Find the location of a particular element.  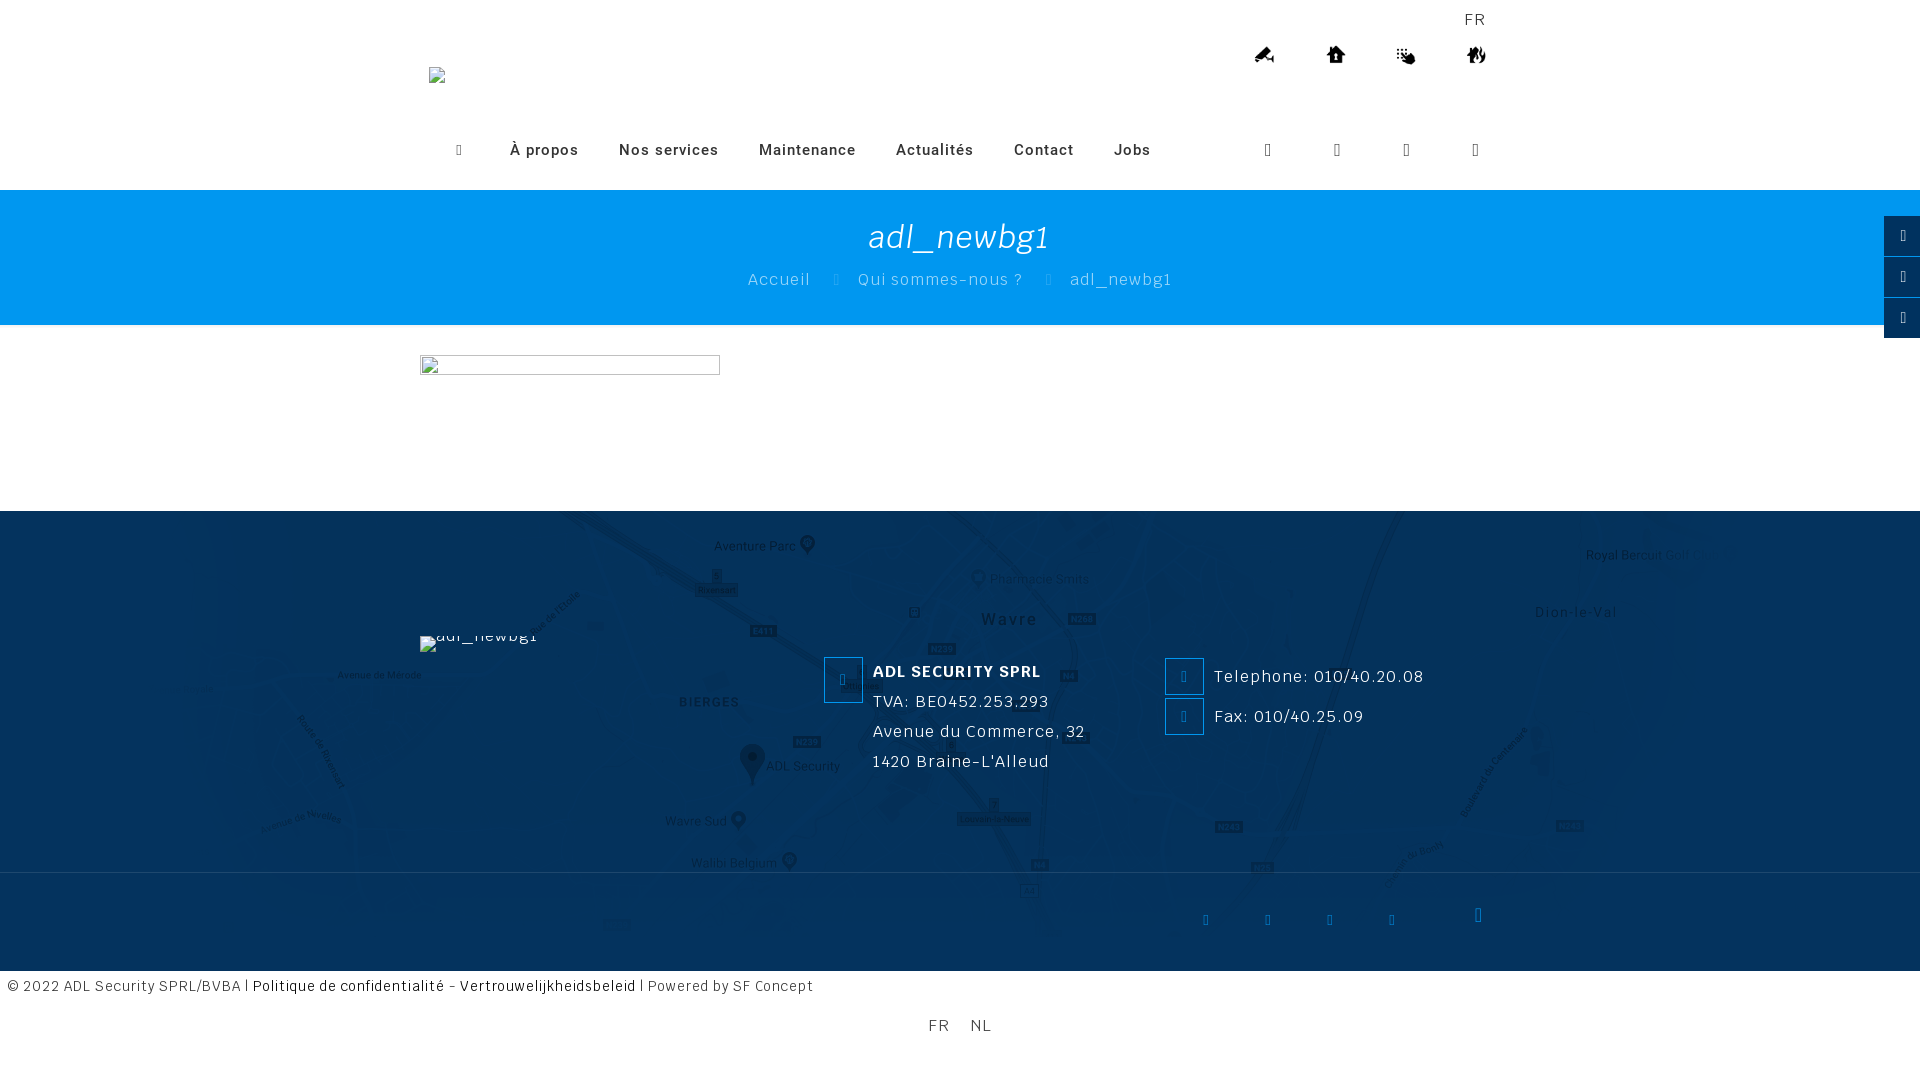

'LinkedIn' is located at coordinates (1320, 926).